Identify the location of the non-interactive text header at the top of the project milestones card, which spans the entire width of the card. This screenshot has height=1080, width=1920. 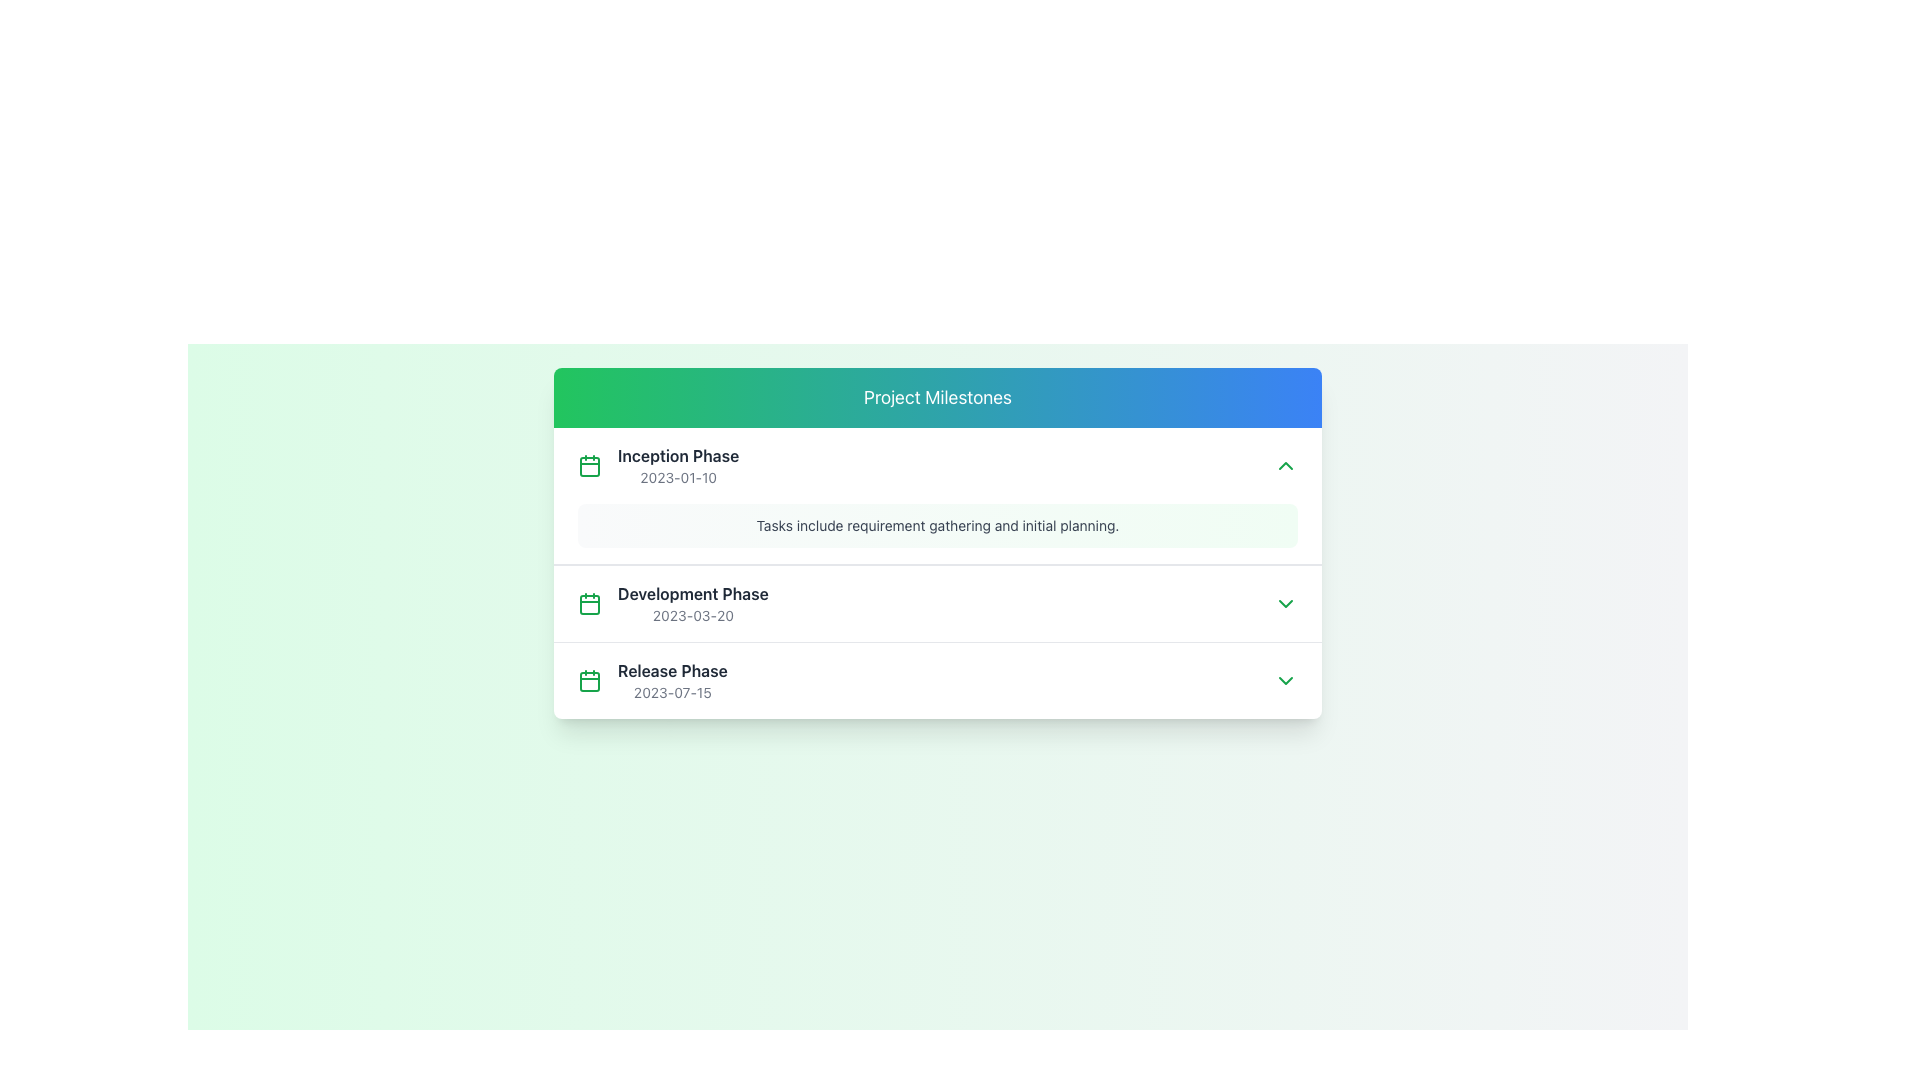
(936, 397).